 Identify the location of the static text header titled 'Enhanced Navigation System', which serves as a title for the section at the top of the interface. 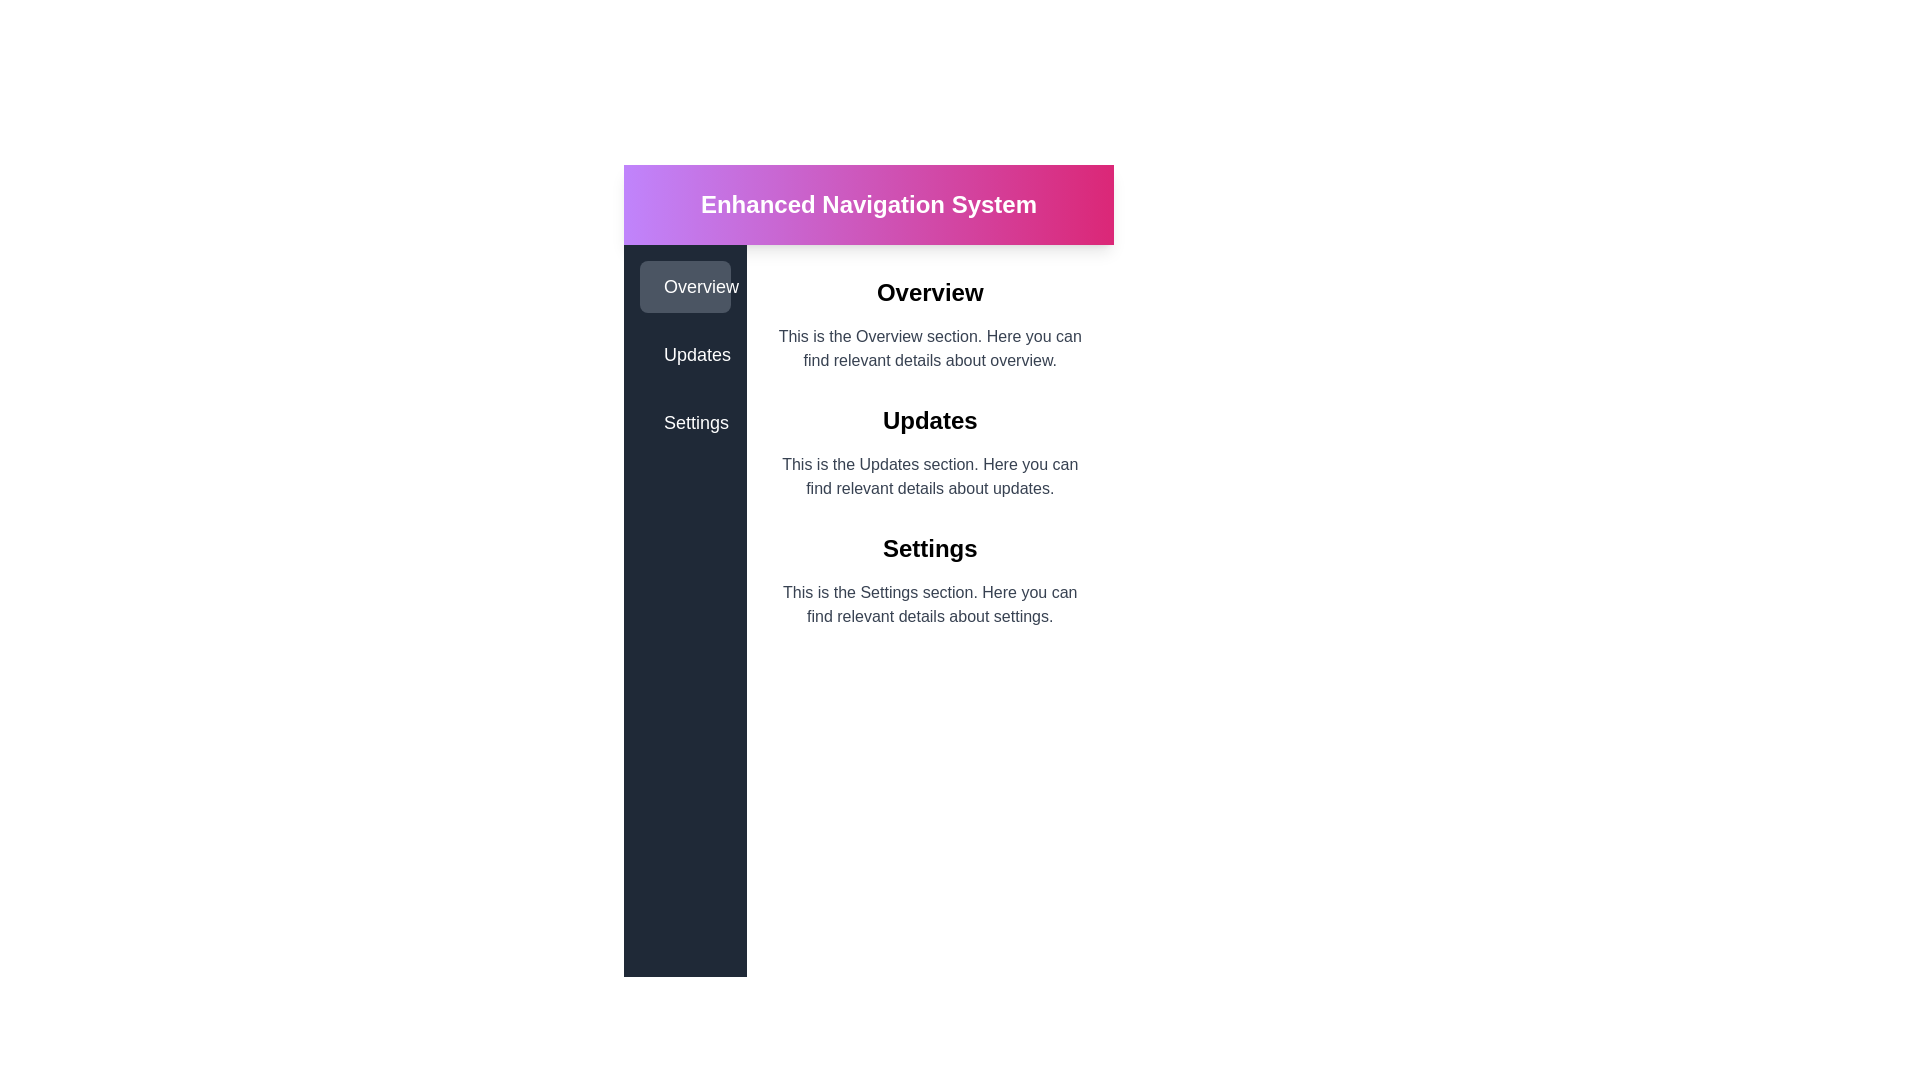
(868, 204).